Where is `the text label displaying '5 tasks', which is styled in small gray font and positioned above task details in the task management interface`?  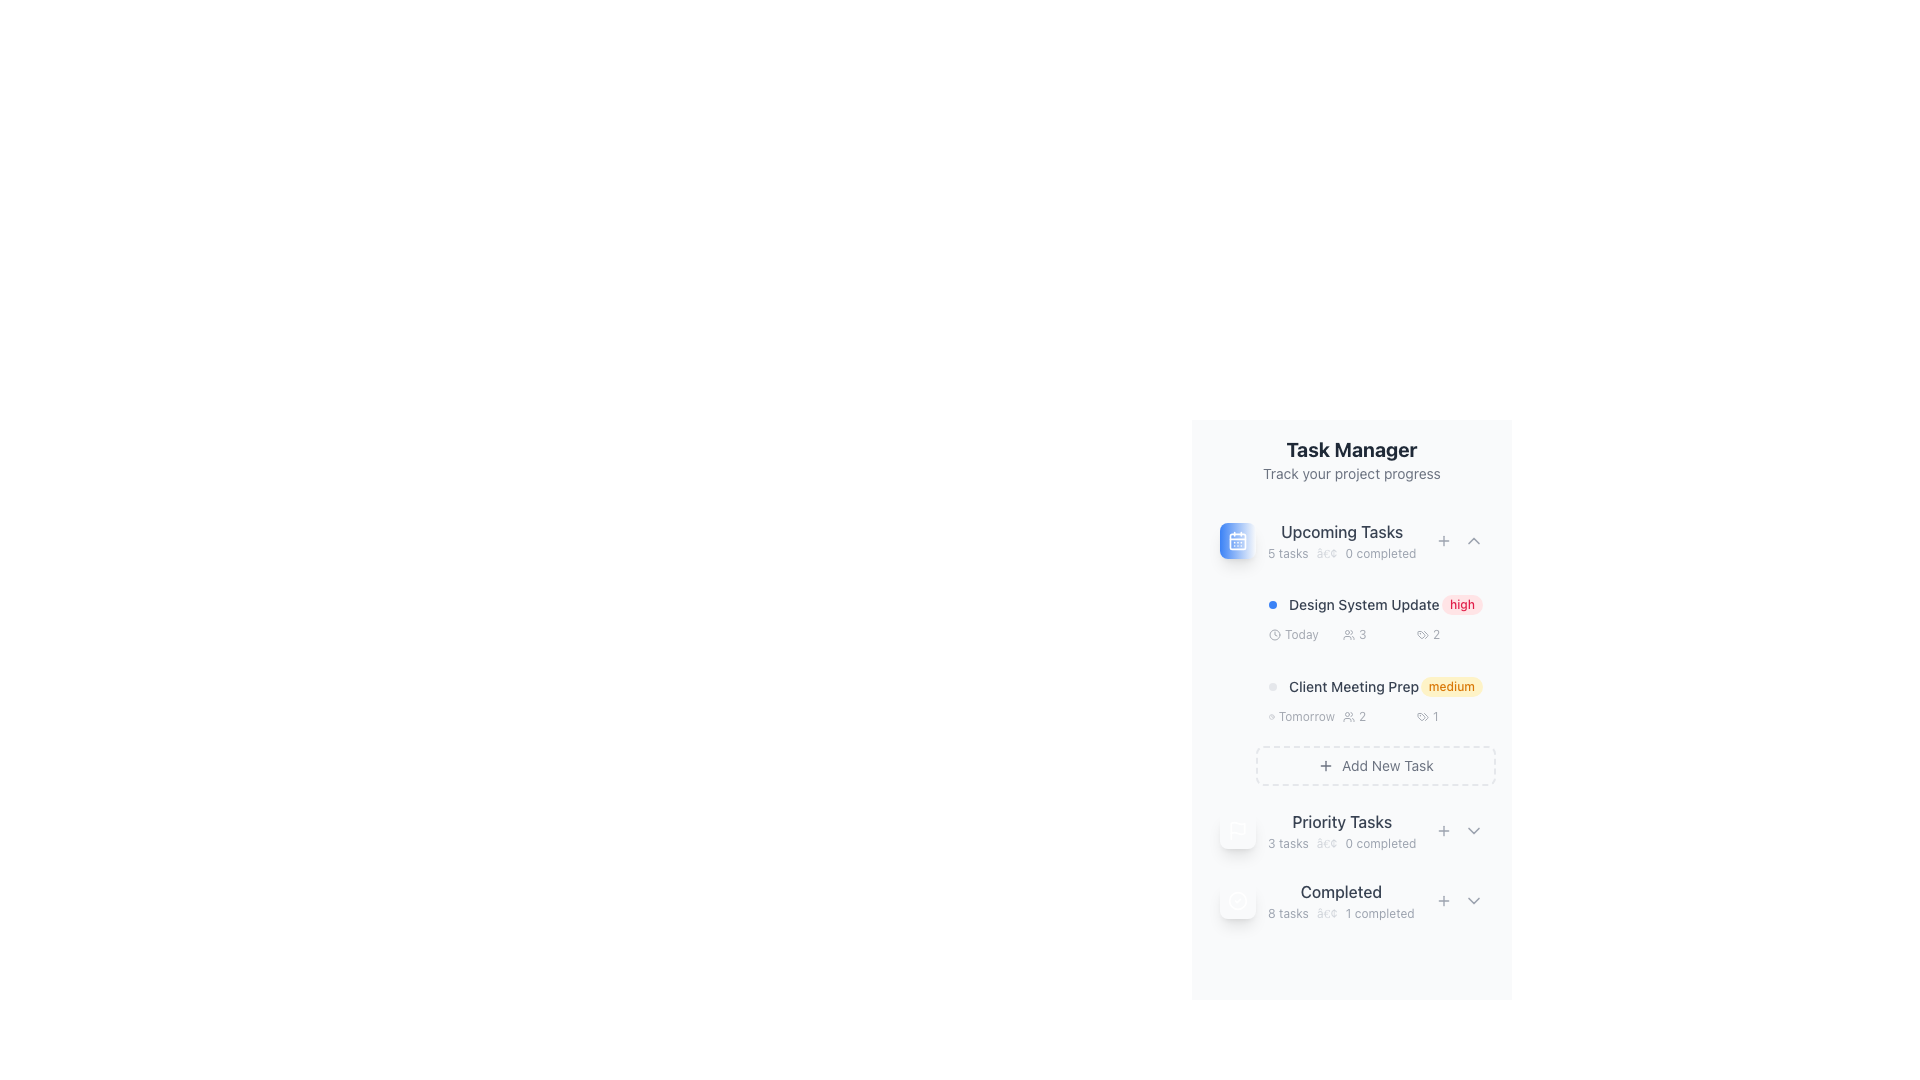
the text label displaying '5 tasks', which is styled in small gray font and positioned above task details in the task management interface is located at coordinates (1288, 554).